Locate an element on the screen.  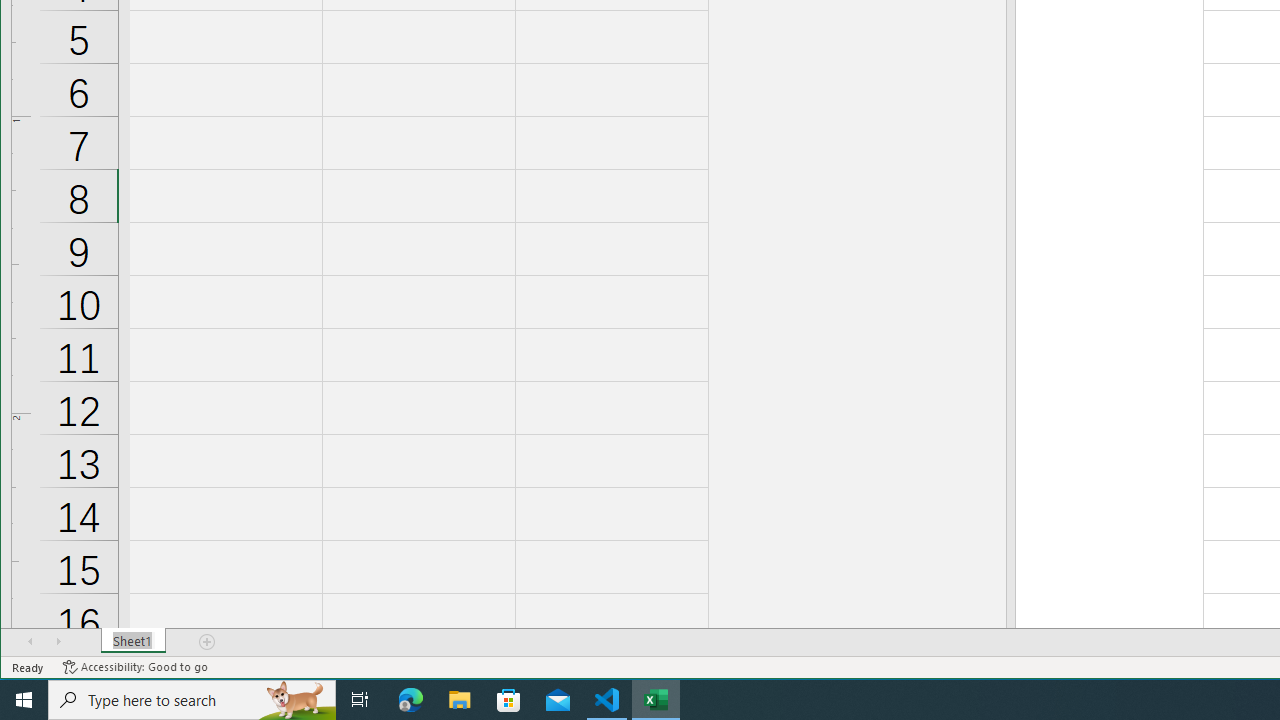
'Visual Studio Code - 1 running window' is located at coordinates (606, 698).